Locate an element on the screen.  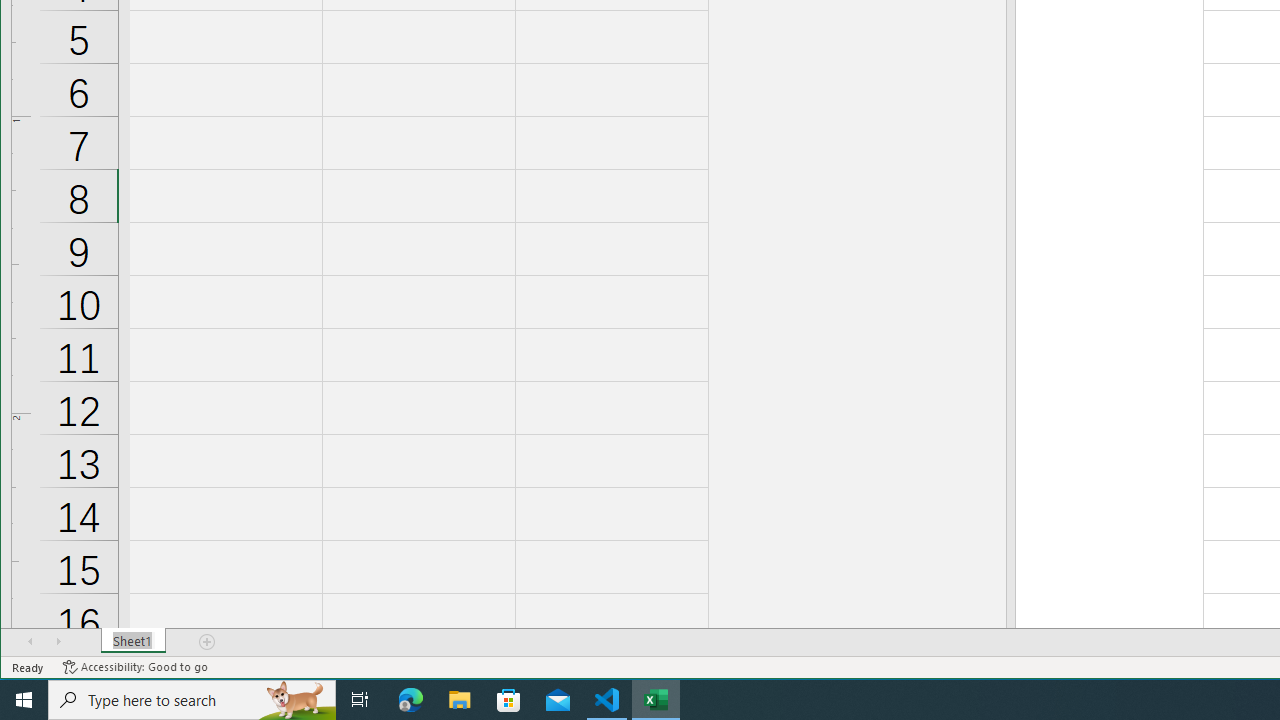
'Visual Studio Code - 1 running window' is located at coordinates (606, 698).